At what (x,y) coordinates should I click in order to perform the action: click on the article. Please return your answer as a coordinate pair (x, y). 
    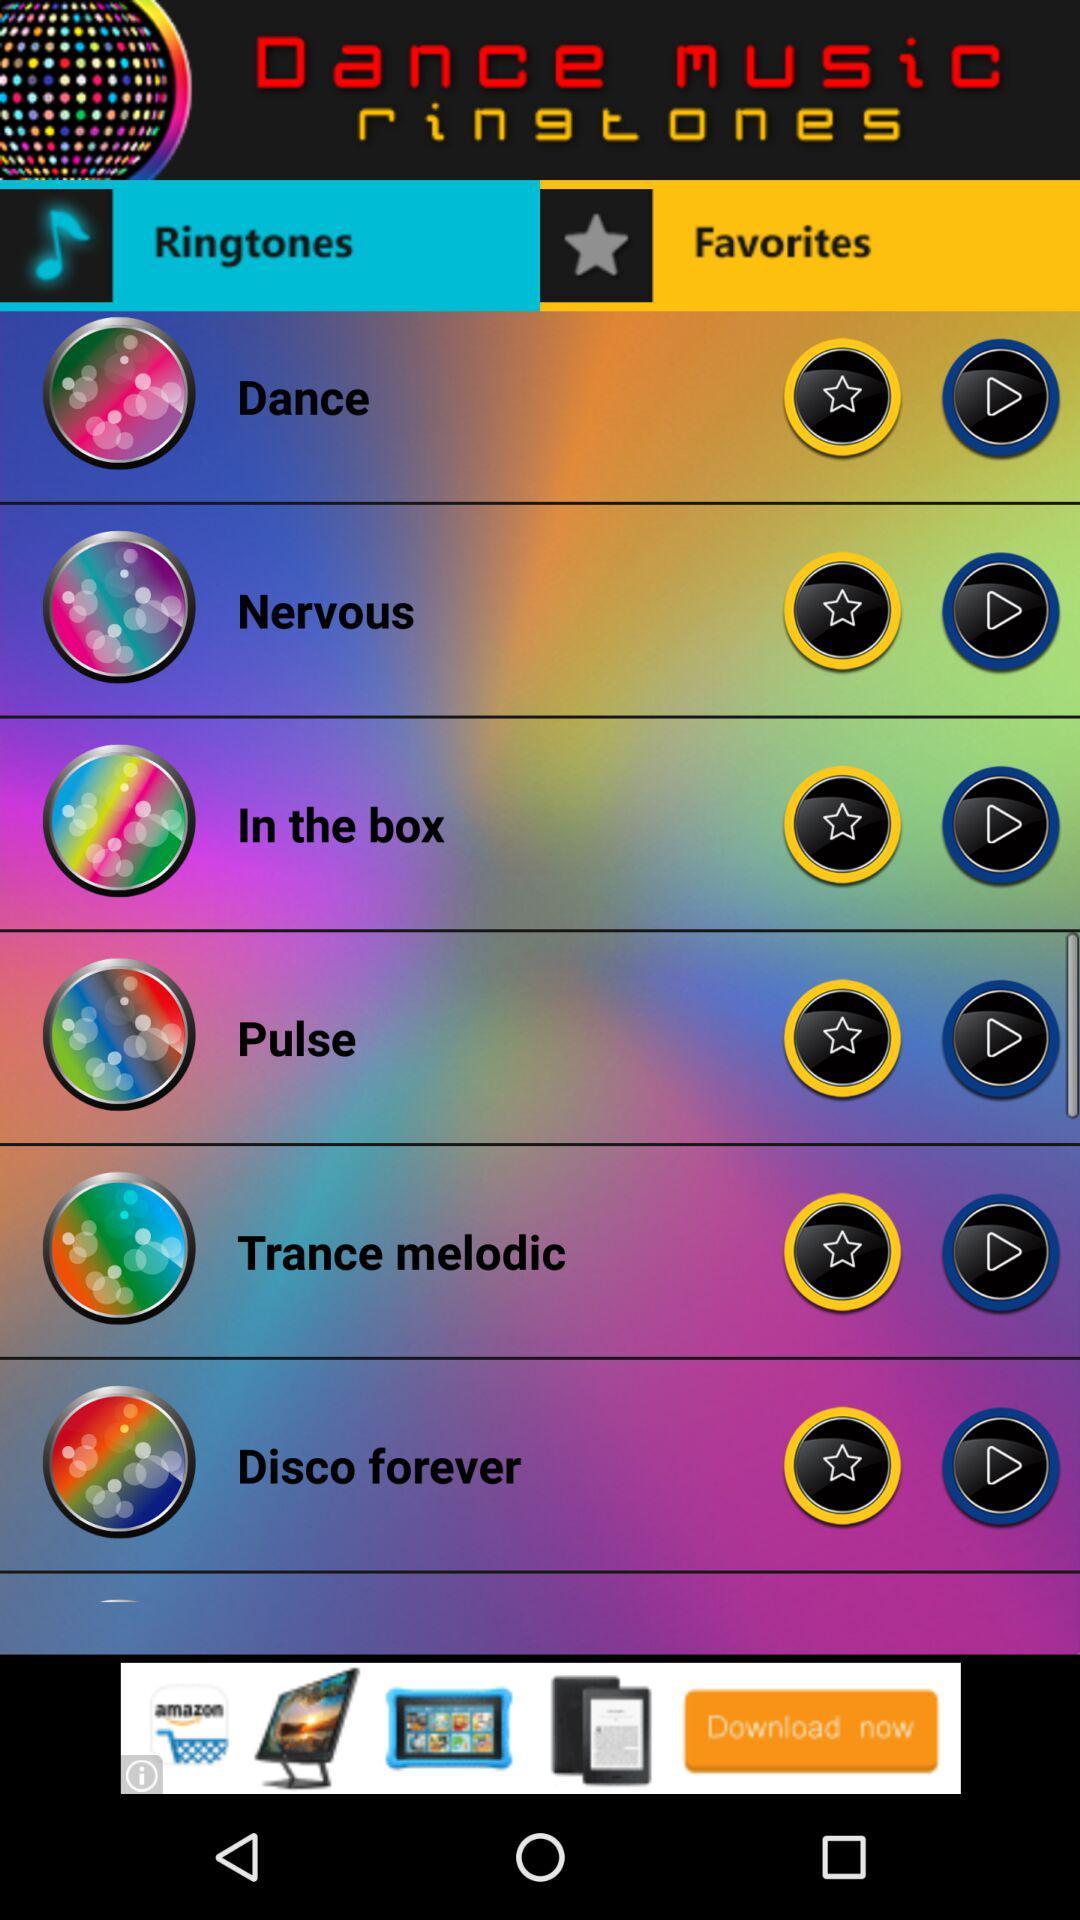
    Looking at the image, I should click on (843, 381).